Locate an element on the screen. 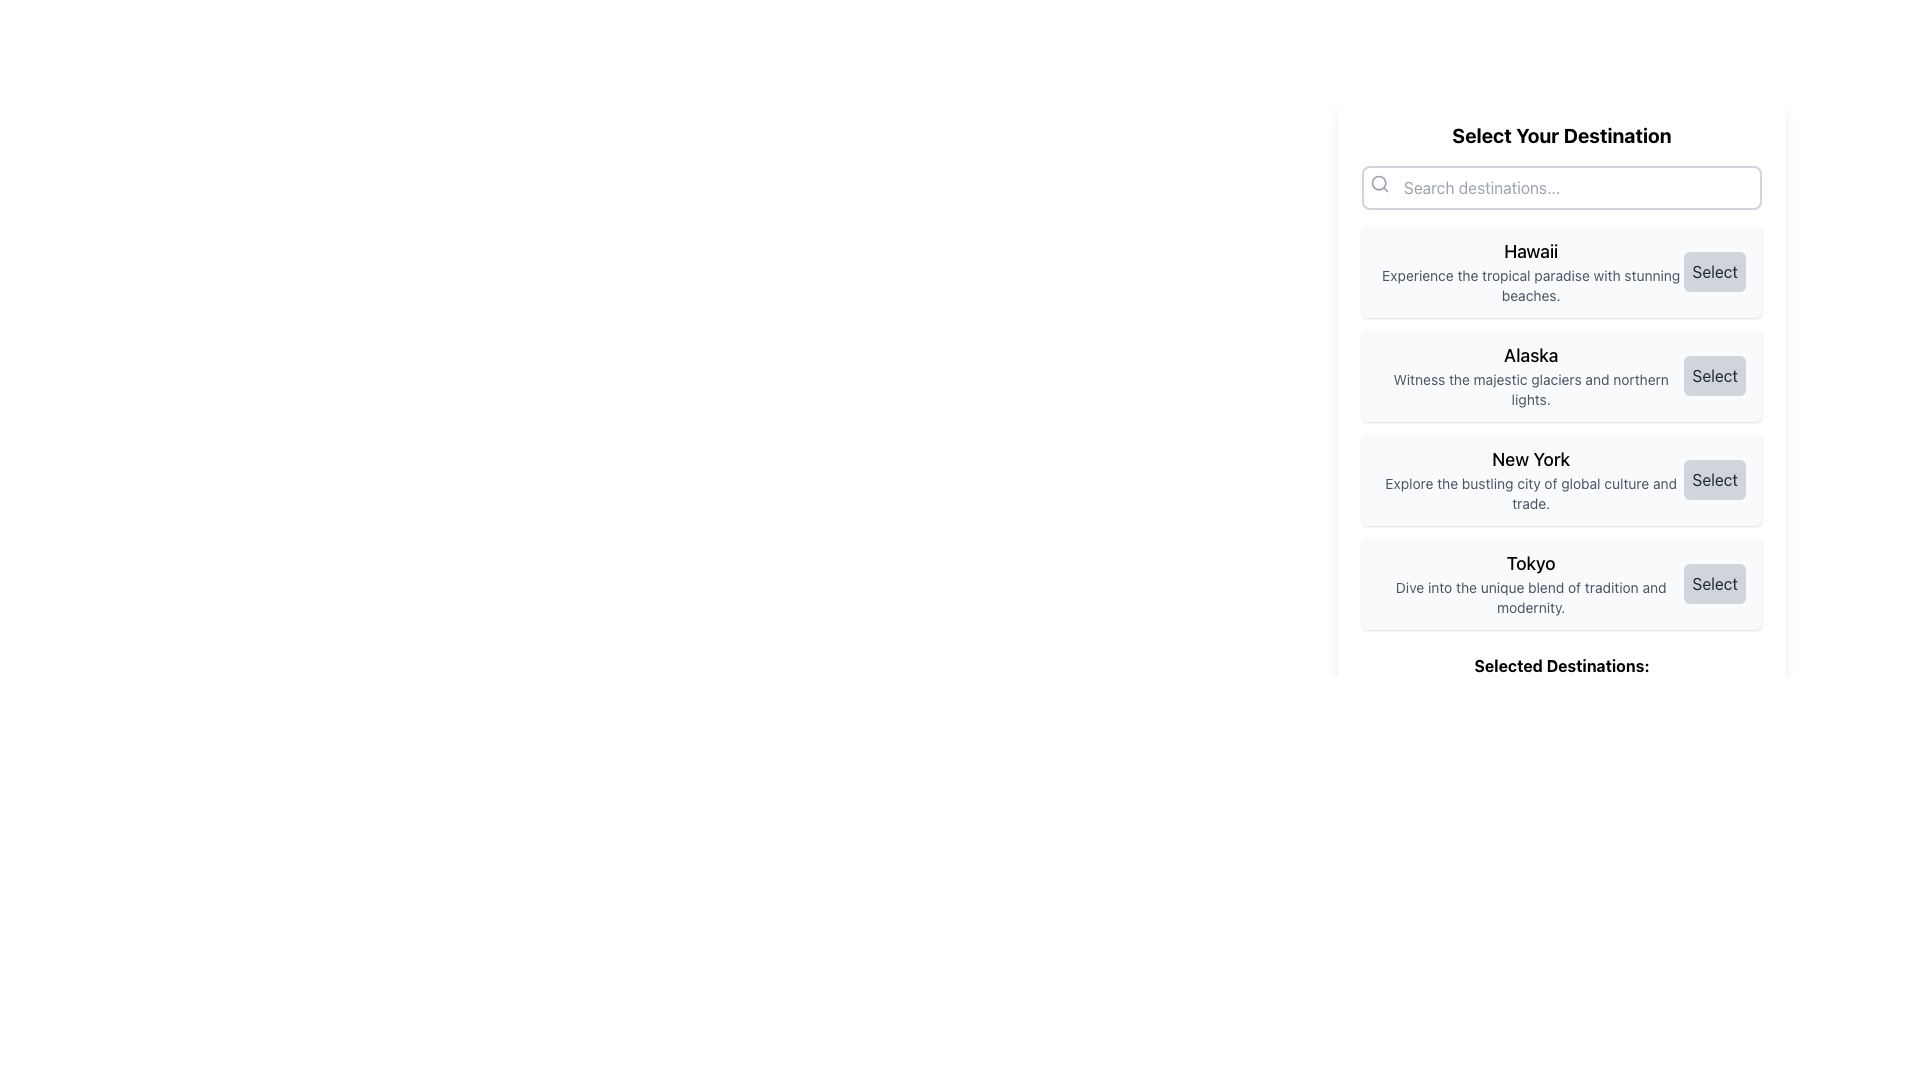  the text label reading 'Experience the tropical paradise with stunning beaches,' which is positioned directly below the title 'Hawaii' in the destination list is located at coordinates (1530, 285).